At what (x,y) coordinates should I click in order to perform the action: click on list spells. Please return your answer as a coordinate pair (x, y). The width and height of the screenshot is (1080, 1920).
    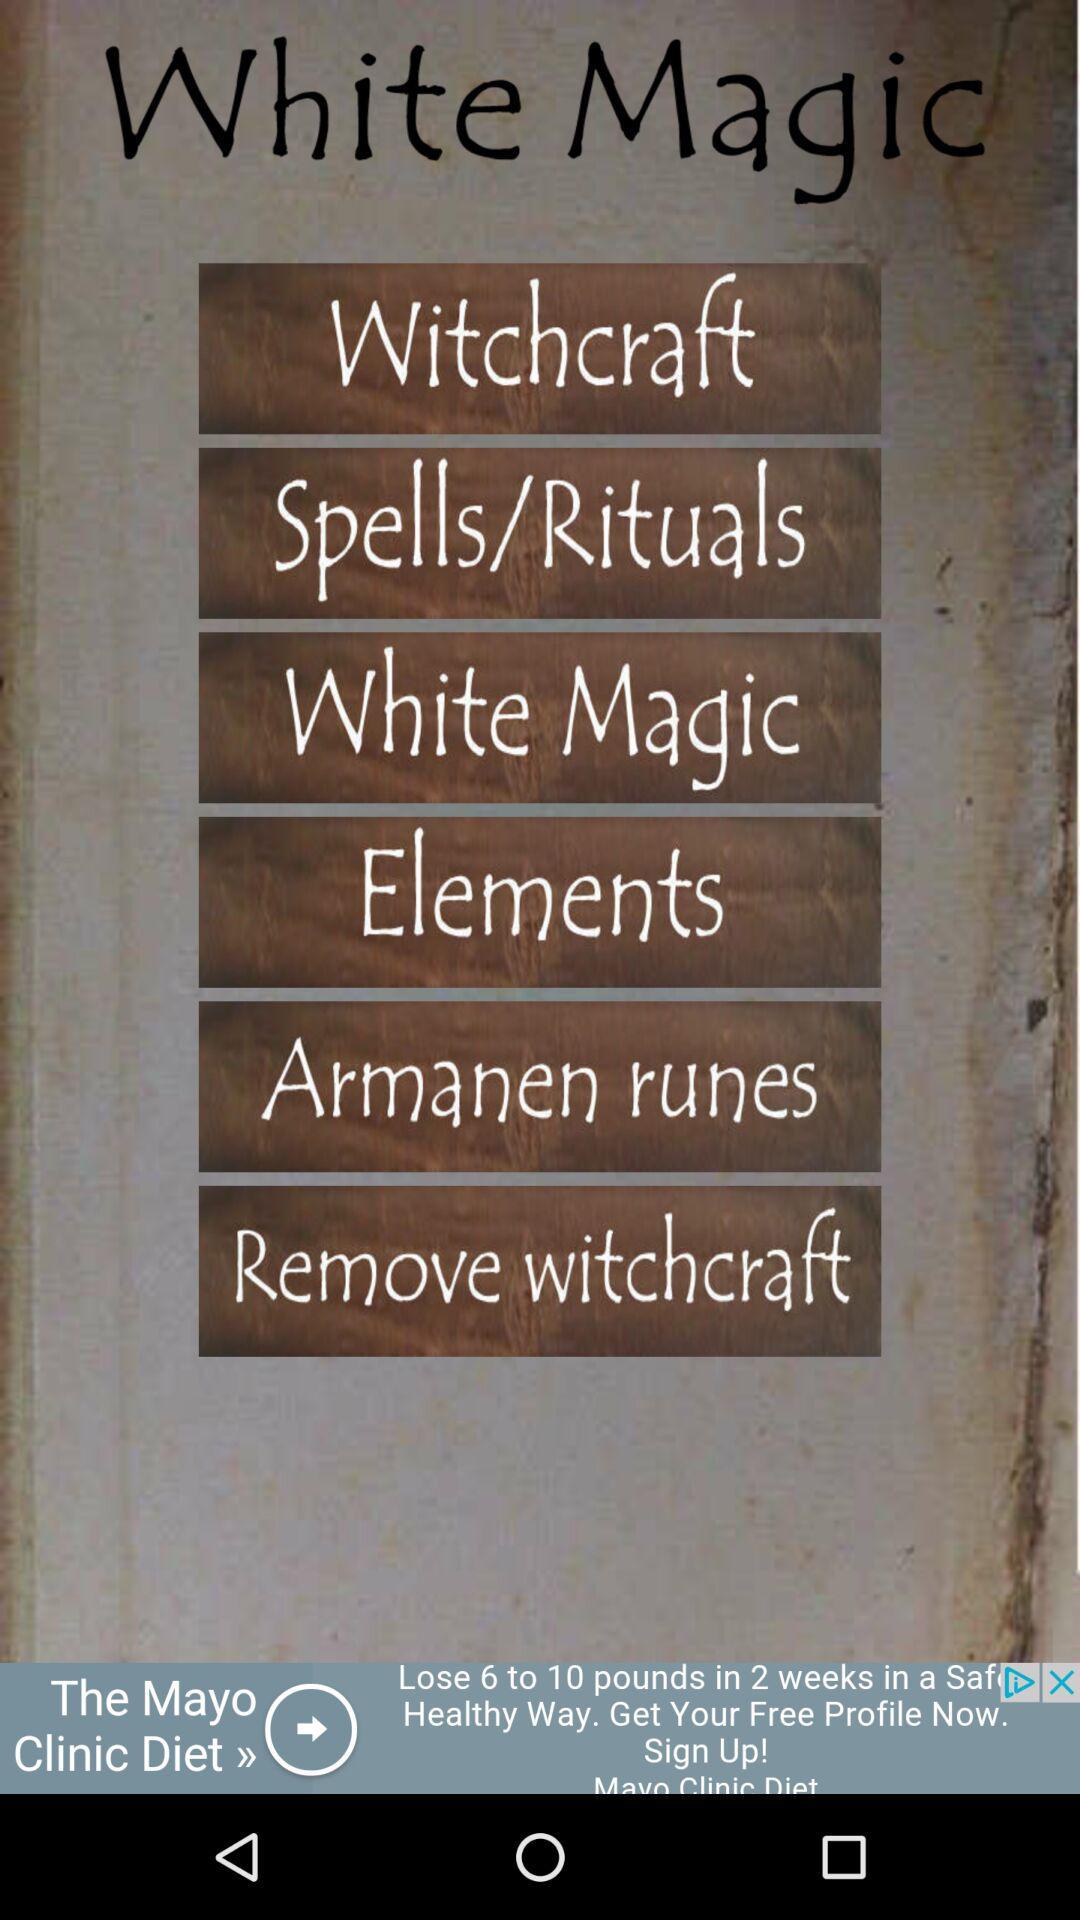
    Looking at the image, I should click on (540, 1270).